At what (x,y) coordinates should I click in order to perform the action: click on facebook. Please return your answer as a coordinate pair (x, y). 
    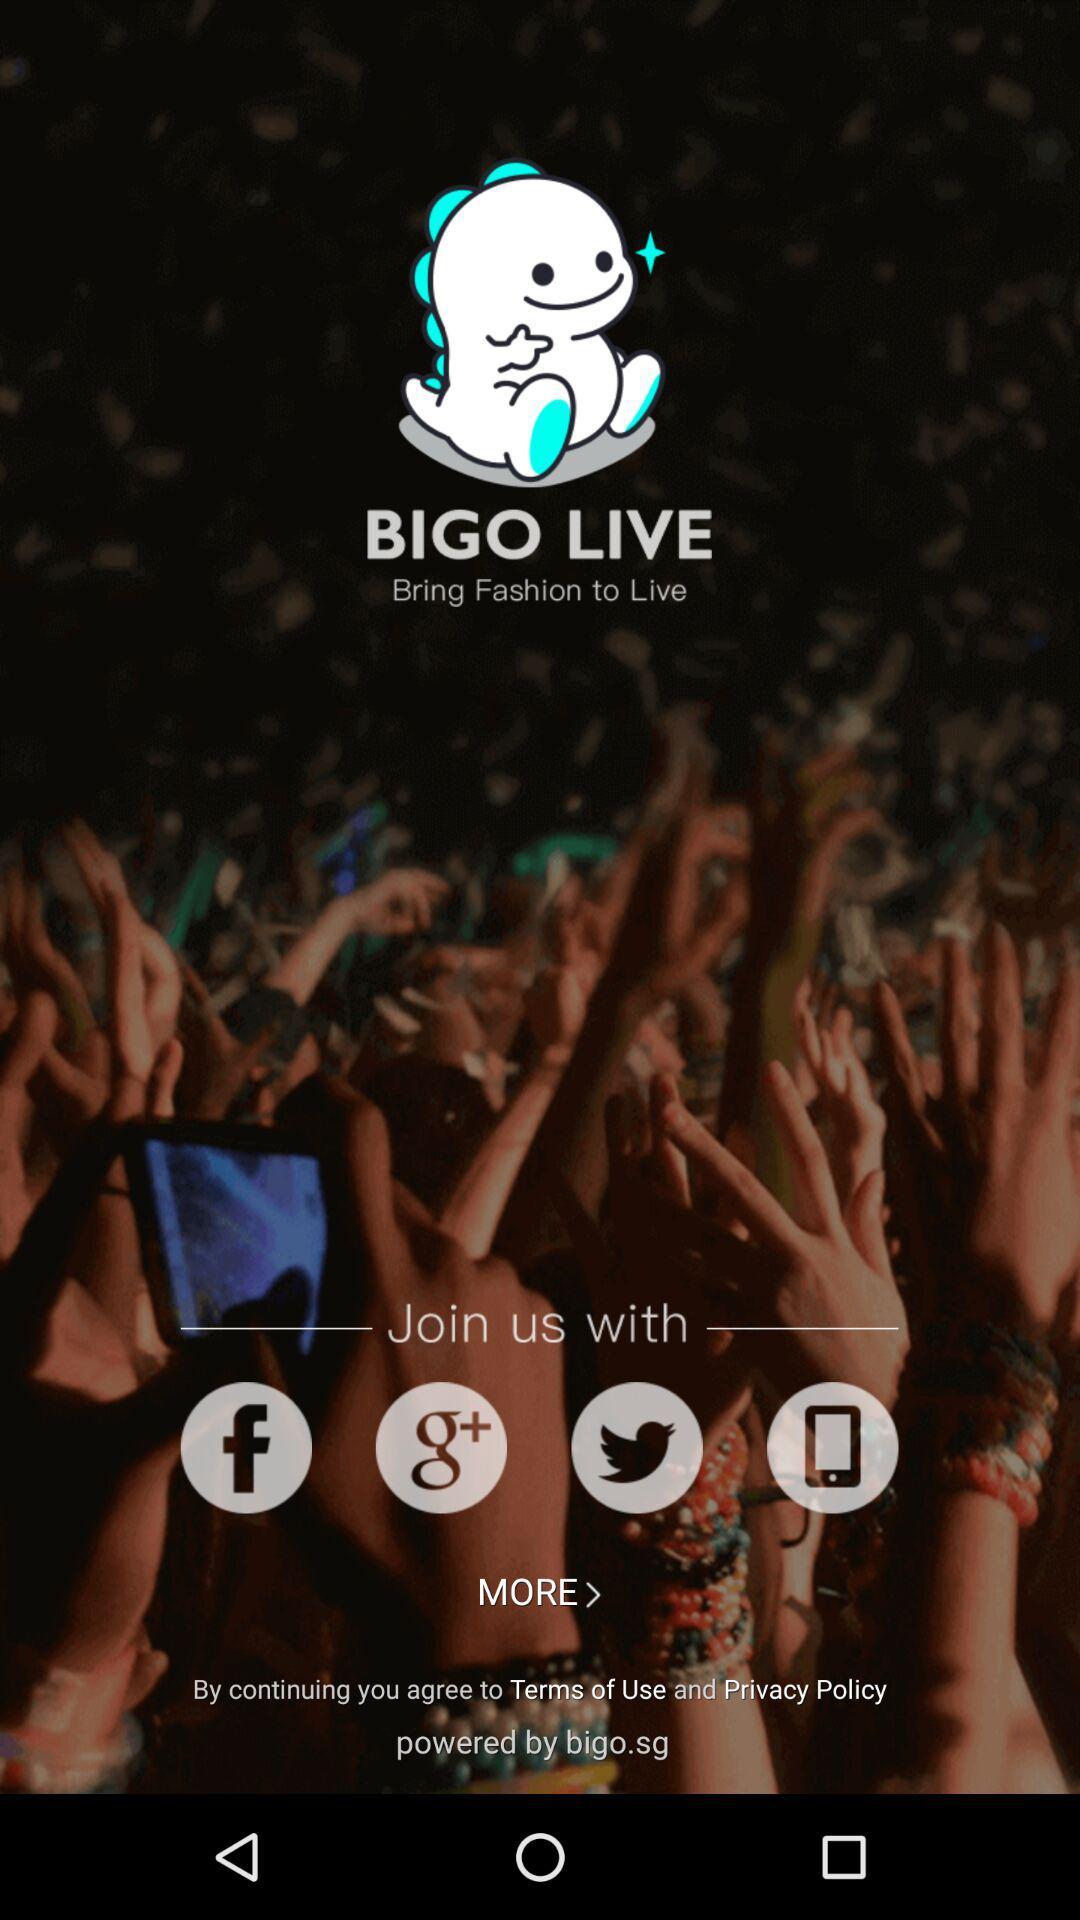
    Looking at the image, I should click on (245, 1447).